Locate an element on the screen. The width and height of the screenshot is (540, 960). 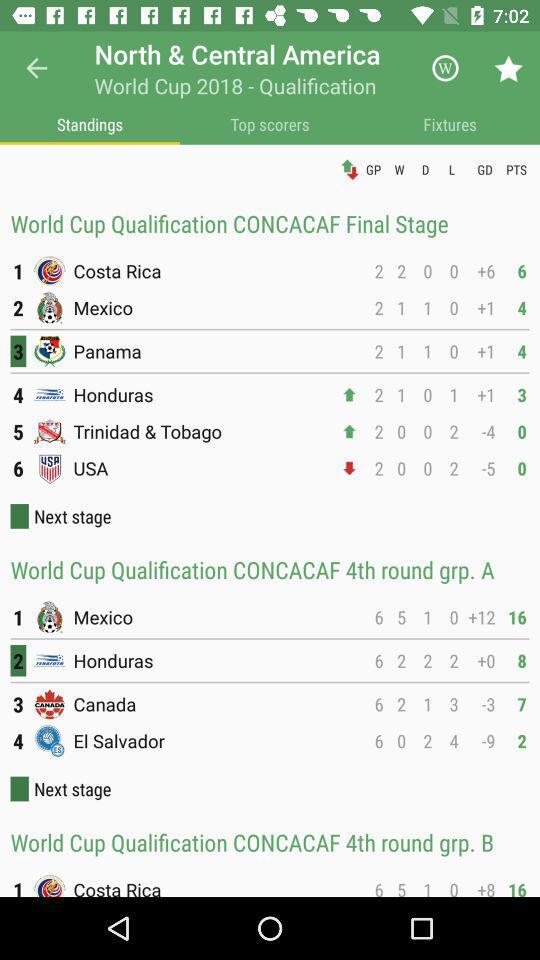
the item above the fixtures item is located at coordinates (508, 68).